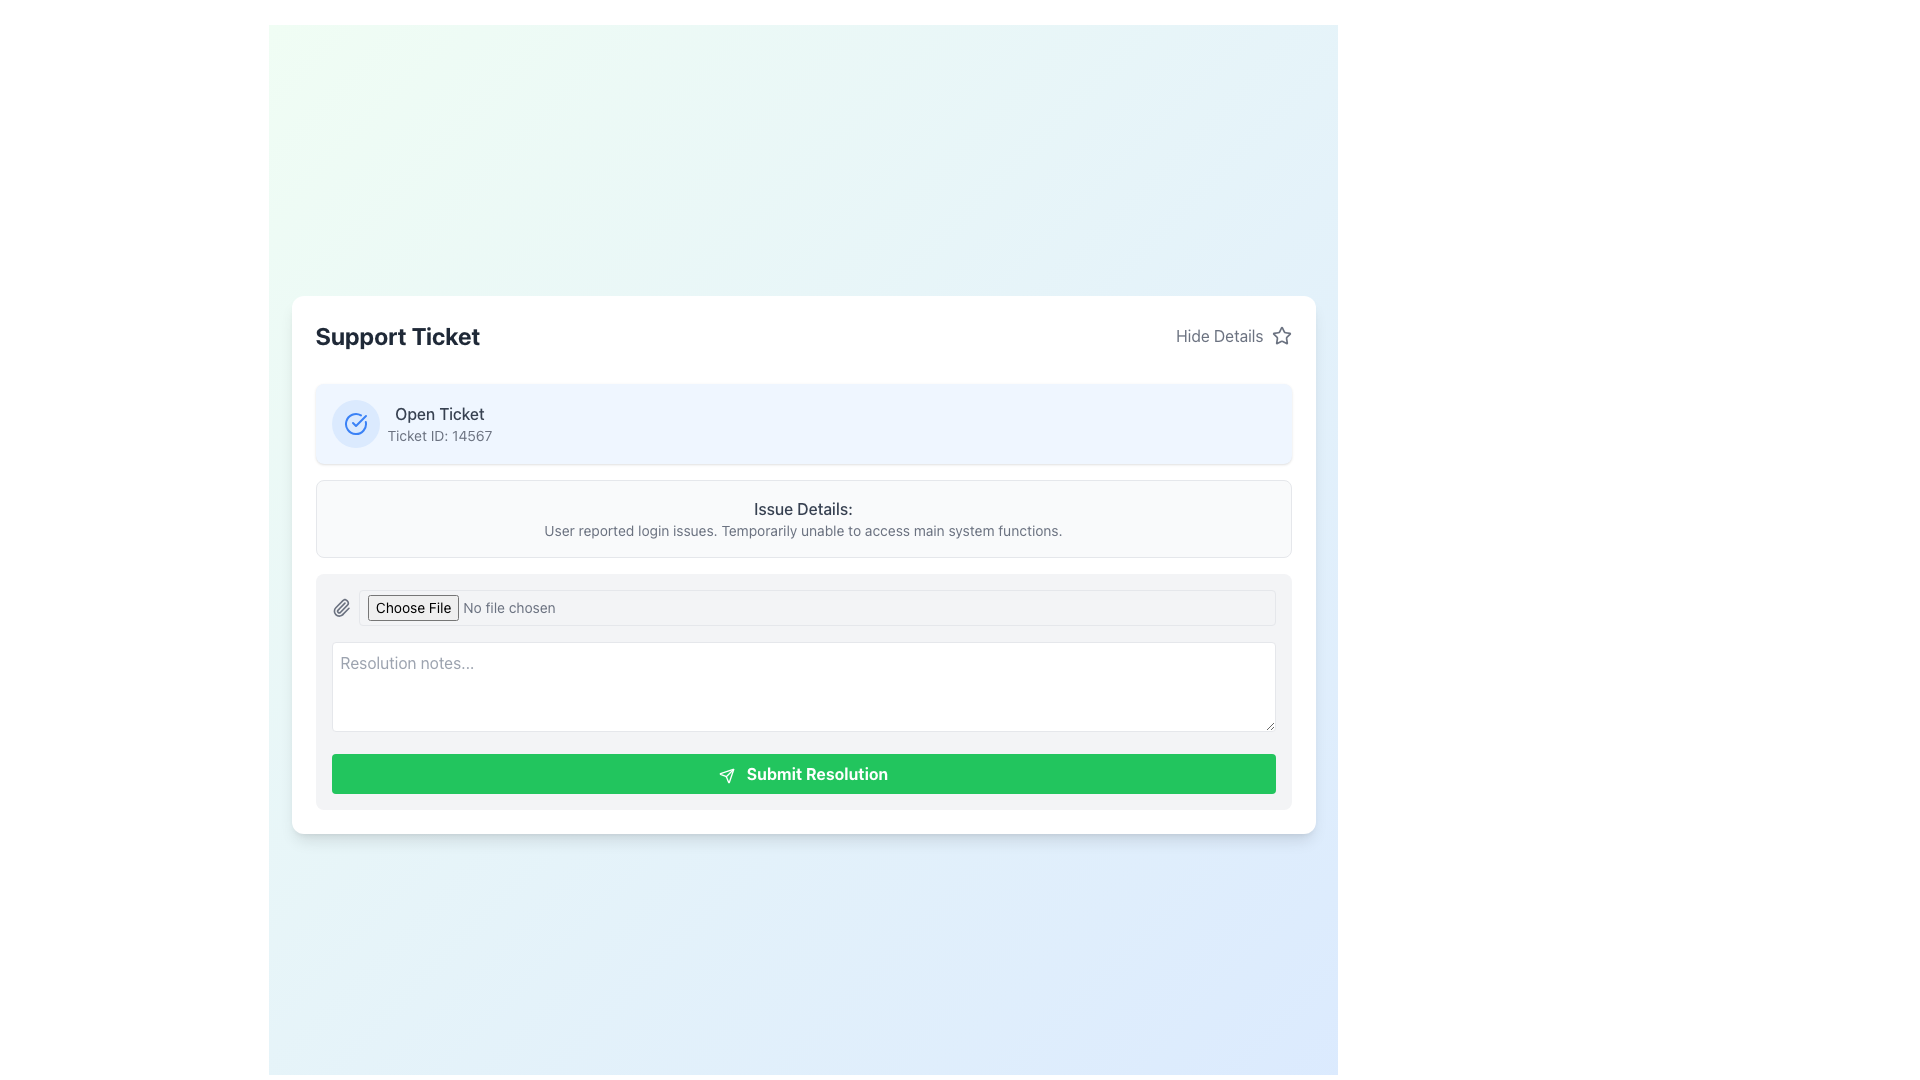 The image size is (1920, 1080). I want to click on the 'Hide Details' text label, which is styled with a gray font and located in the top right corner of the support ticket interface, so click(1218, 334).